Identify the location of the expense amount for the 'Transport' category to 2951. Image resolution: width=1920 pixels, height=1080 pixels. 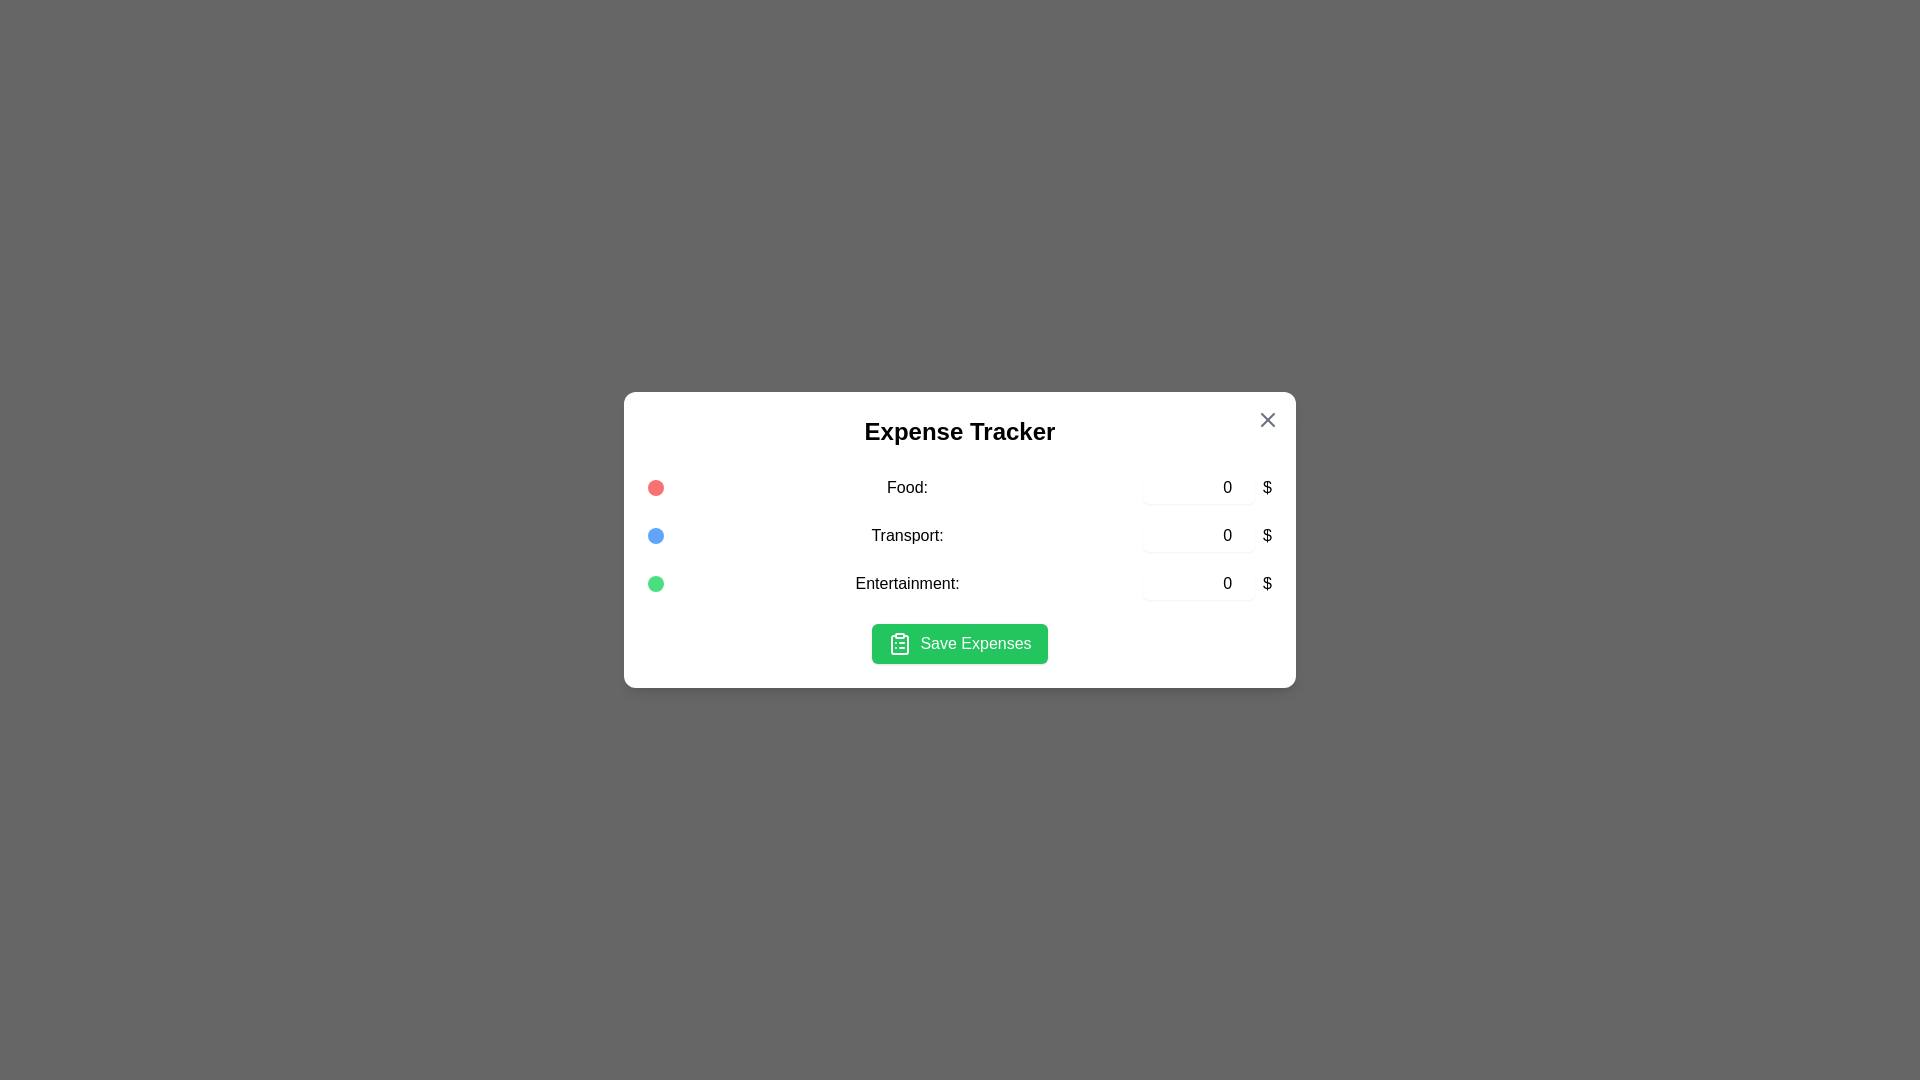
(1199, 535).